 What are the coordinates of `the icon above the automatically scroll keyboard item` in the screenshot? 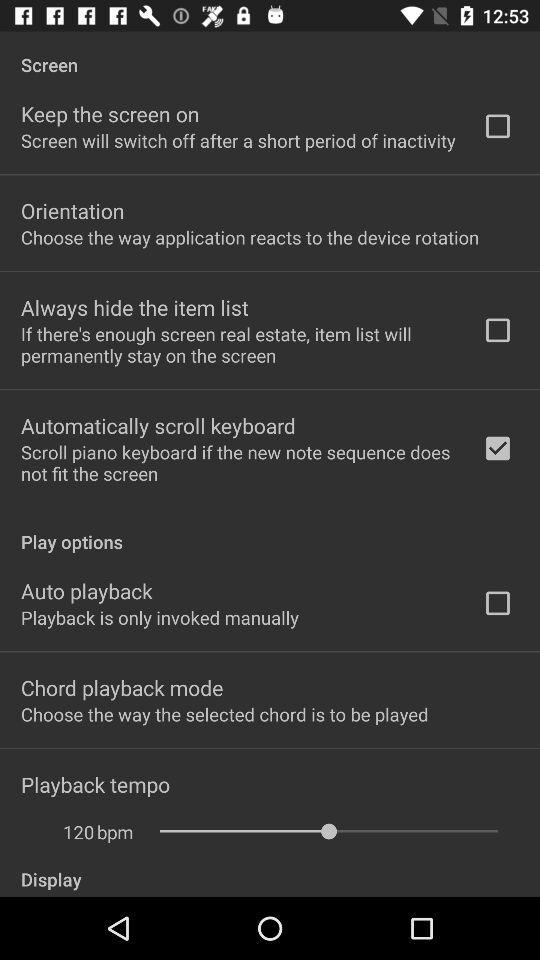 It's located at (238, 344).